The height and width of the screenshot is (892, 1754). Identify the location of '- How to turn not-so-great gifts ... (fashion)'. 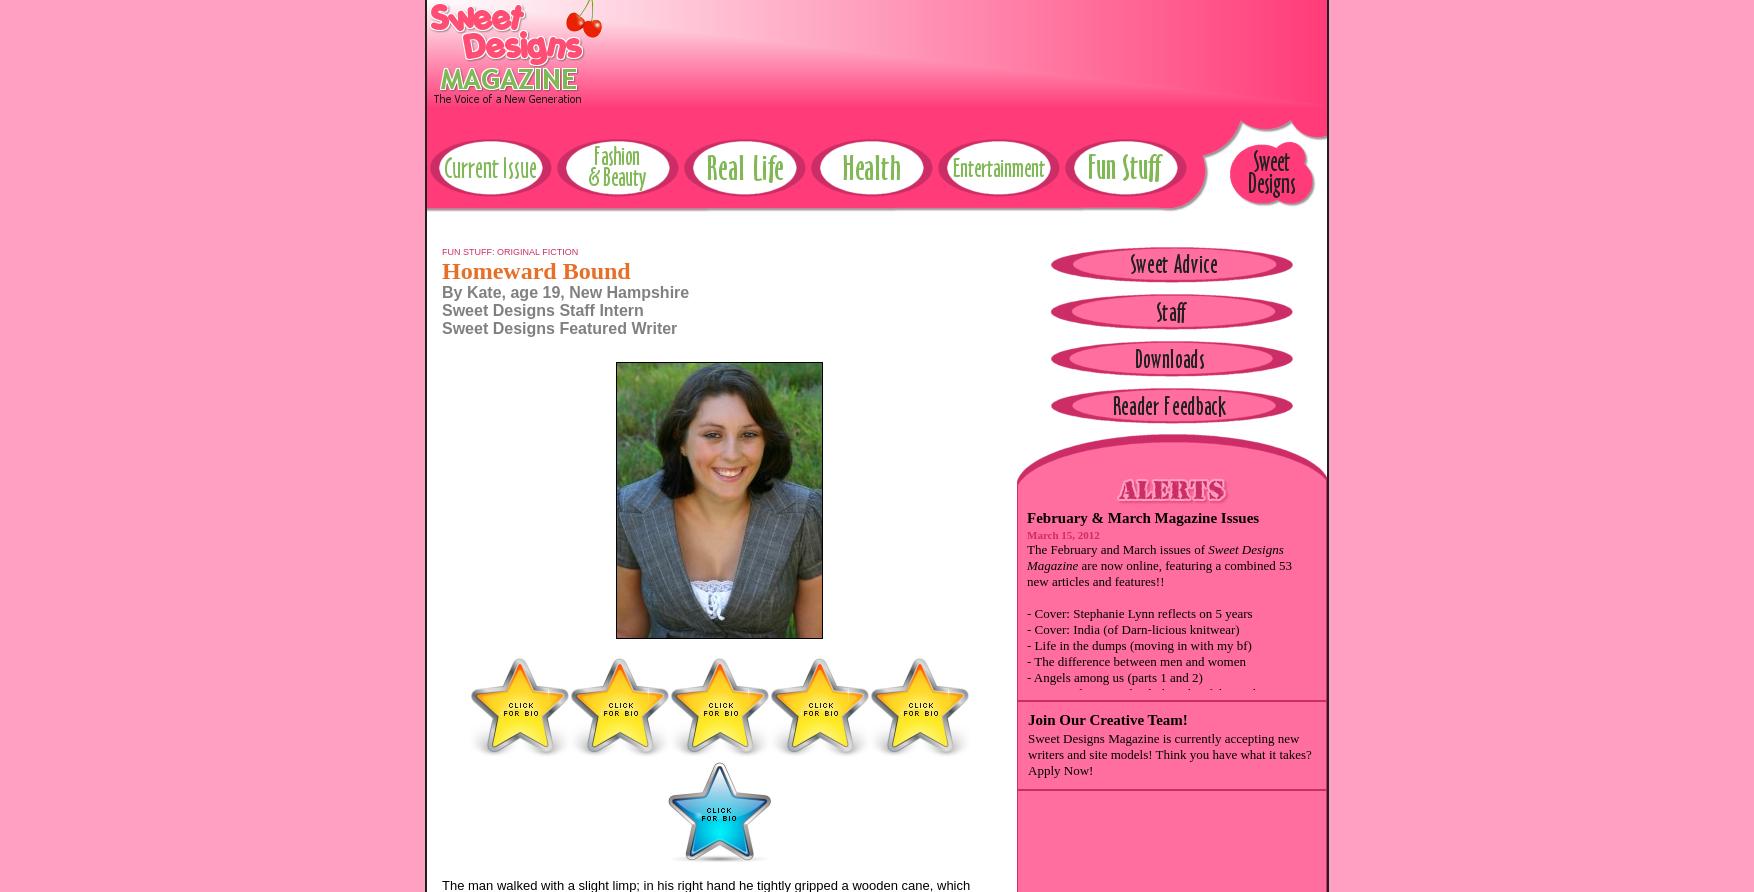
(1139, 740).